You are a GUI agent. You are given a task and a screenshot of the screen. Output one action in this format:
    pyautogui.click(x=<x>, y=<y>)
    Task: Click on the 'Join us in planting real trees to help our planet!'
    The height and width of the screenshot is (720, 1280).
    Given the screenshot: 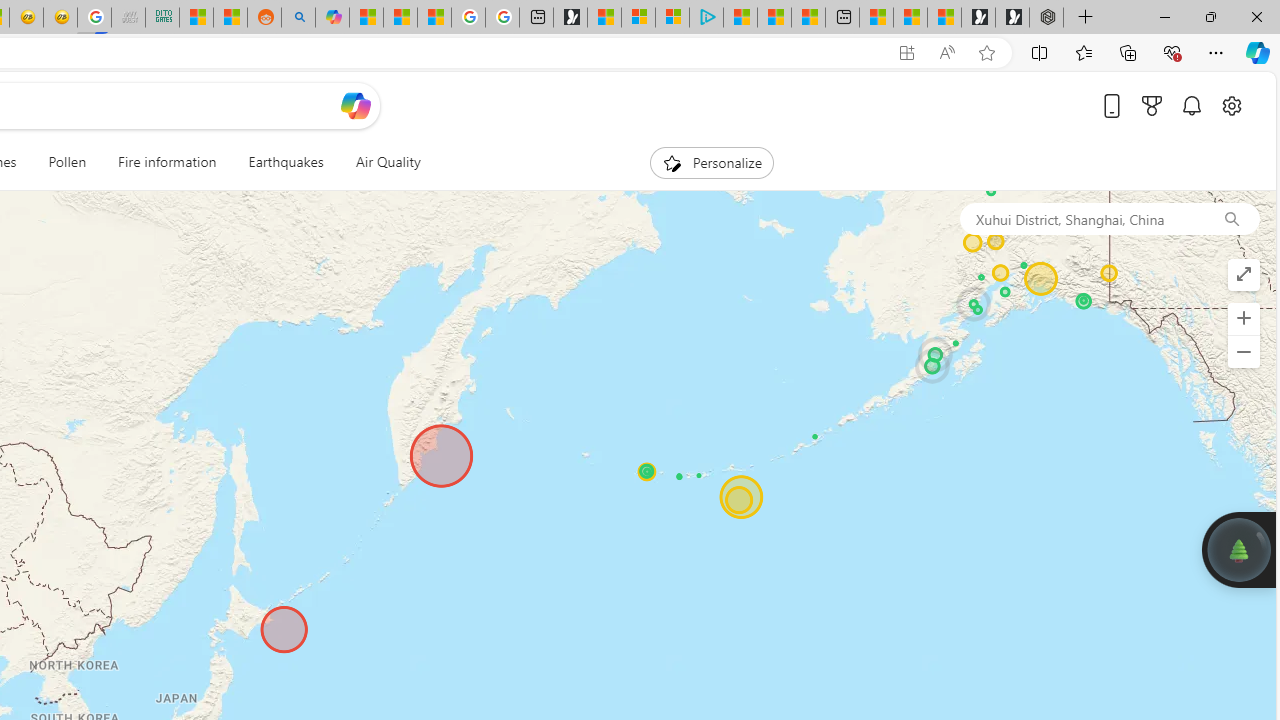 What is the action you would take?
    pyautogui.click(x=1238, y=549)
    